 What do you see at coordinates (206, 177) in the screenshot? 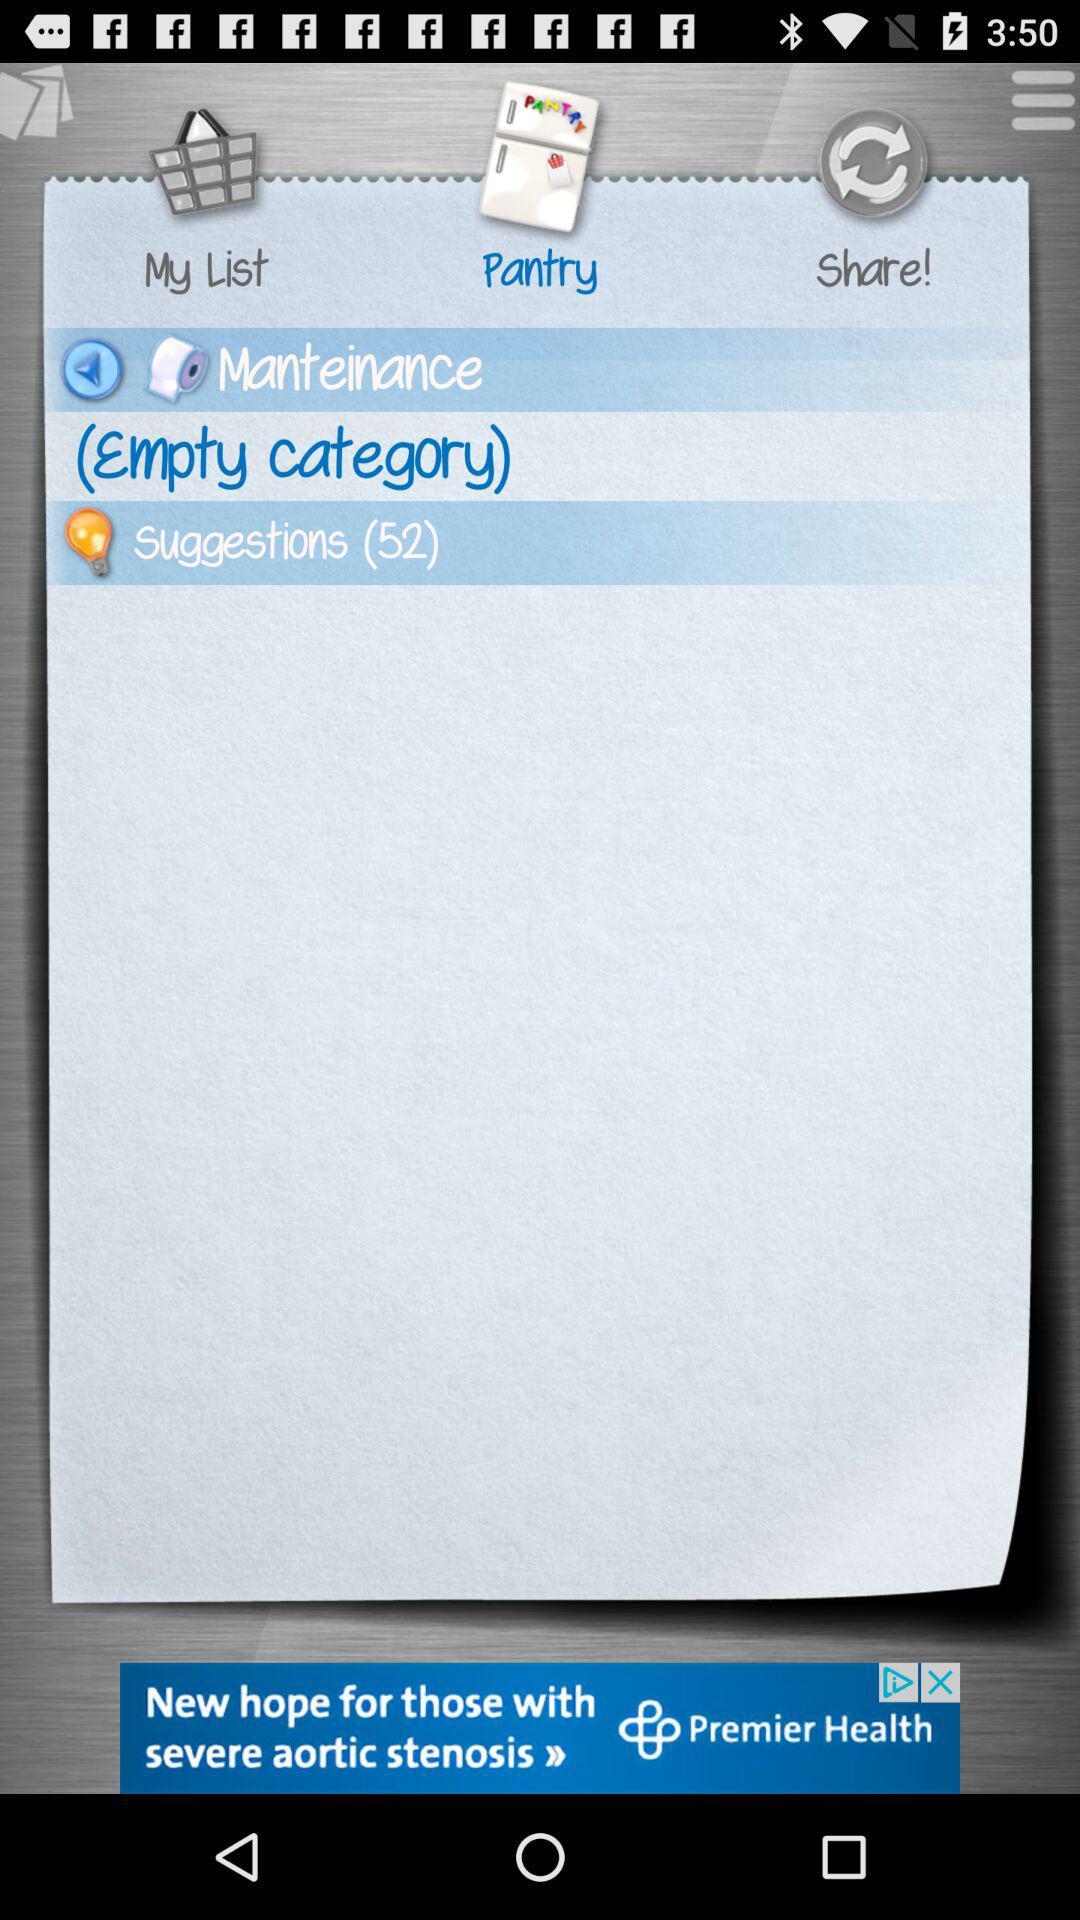
I see `the cart icon` at bounding box center [206, 177].